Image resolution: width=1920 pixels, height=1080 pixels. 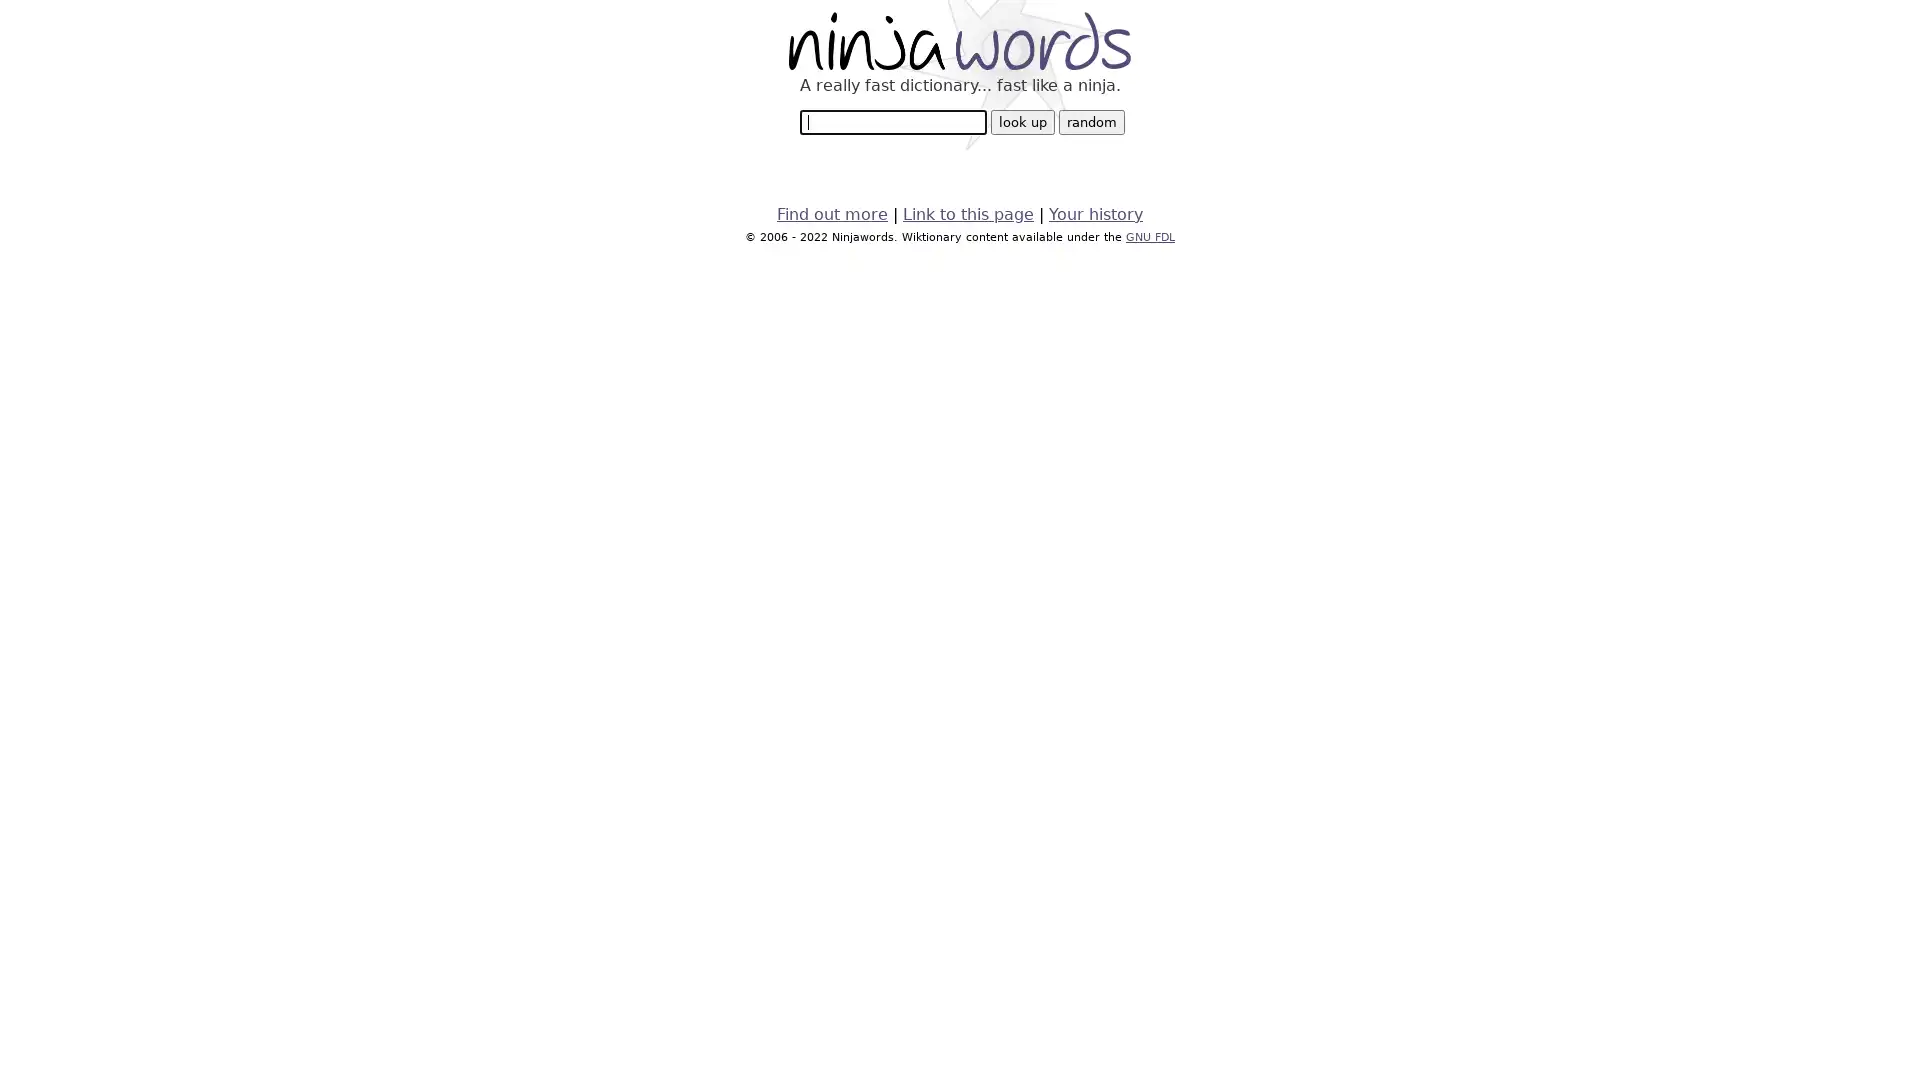 What do you see at coordinates (1022, 122) in the screenshot?
I see `look up` at bounding box center [1022, 122].